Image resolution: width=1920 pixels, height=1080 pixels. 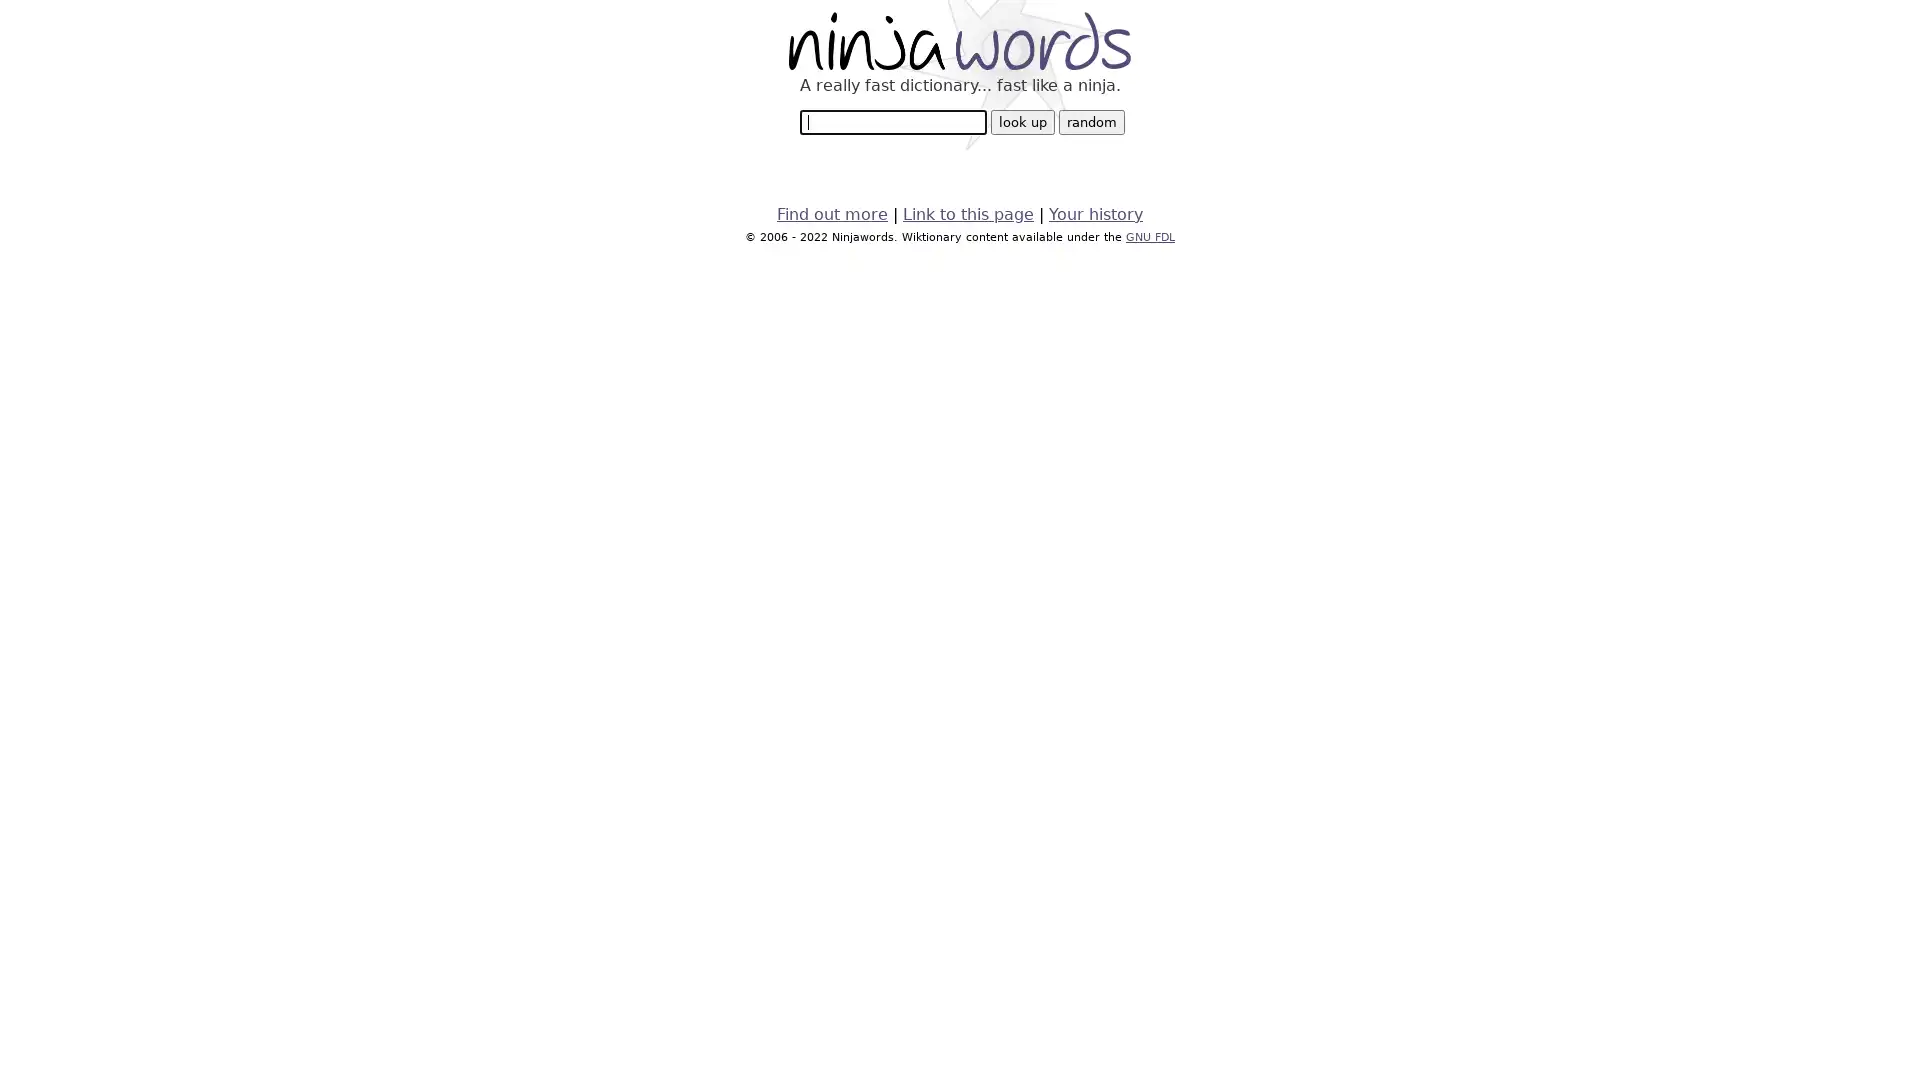 What do you see at coordinates (1022, 122) in the screenshot?
I see `look up` at bounding box center [1022, 122].